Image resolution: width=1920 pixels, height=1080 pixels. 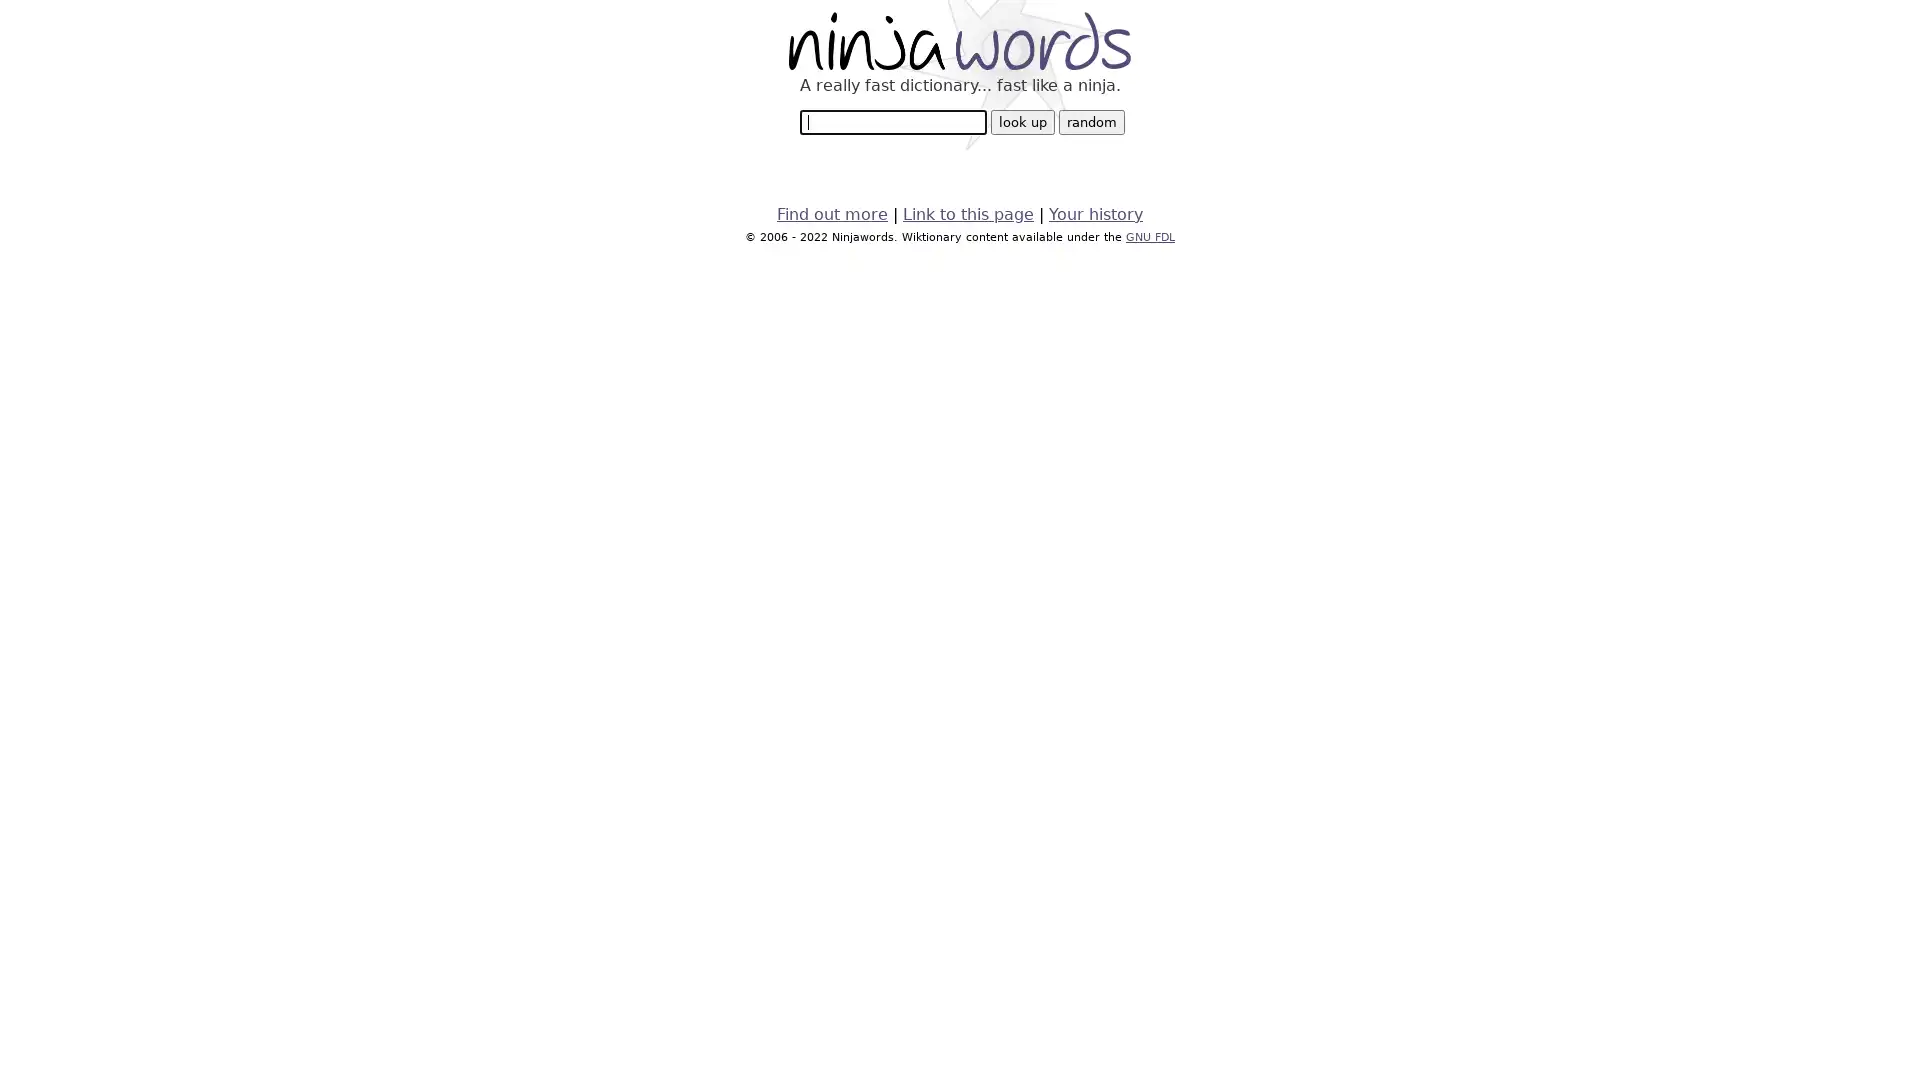 What do you see at coordinates (1022, 122) in the screenshot?
I see `look up` at bounding box center [1022, 122].